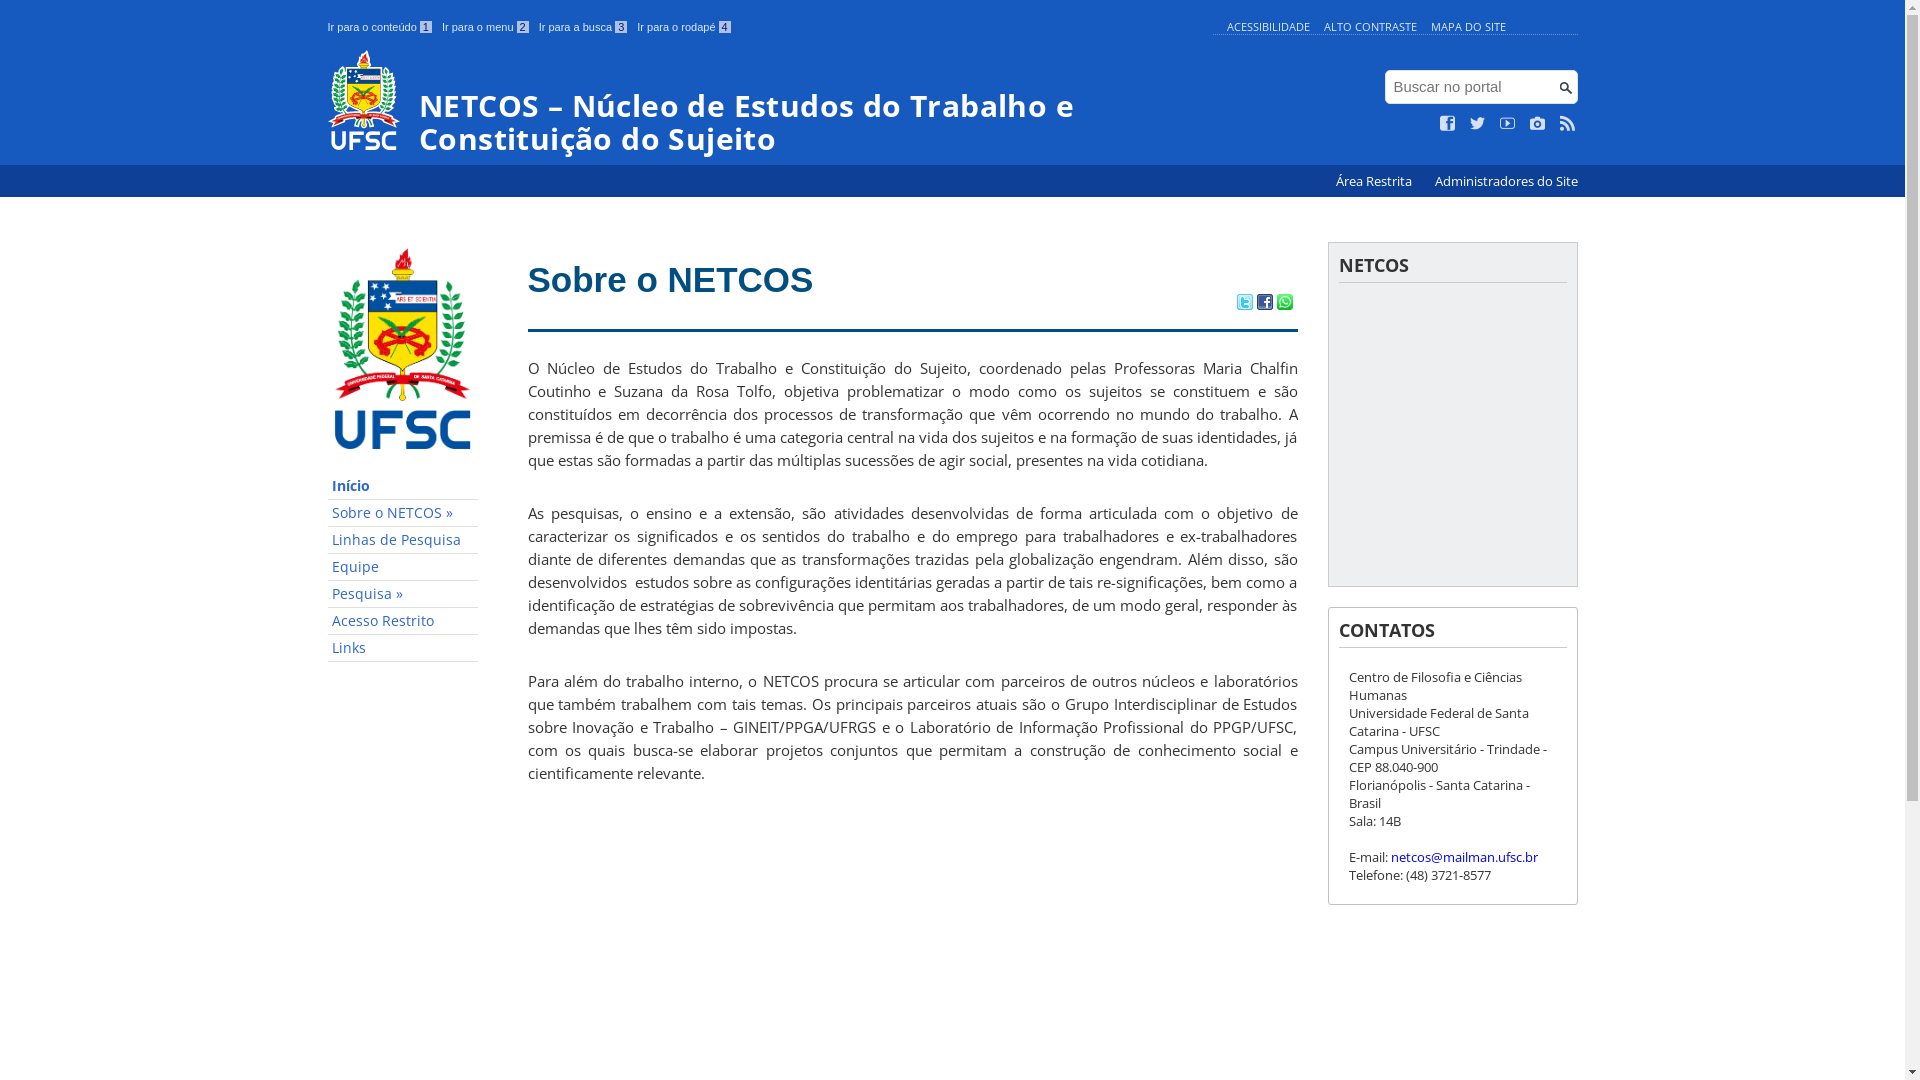  I want to click on 'Equipe', so click(402, 567).